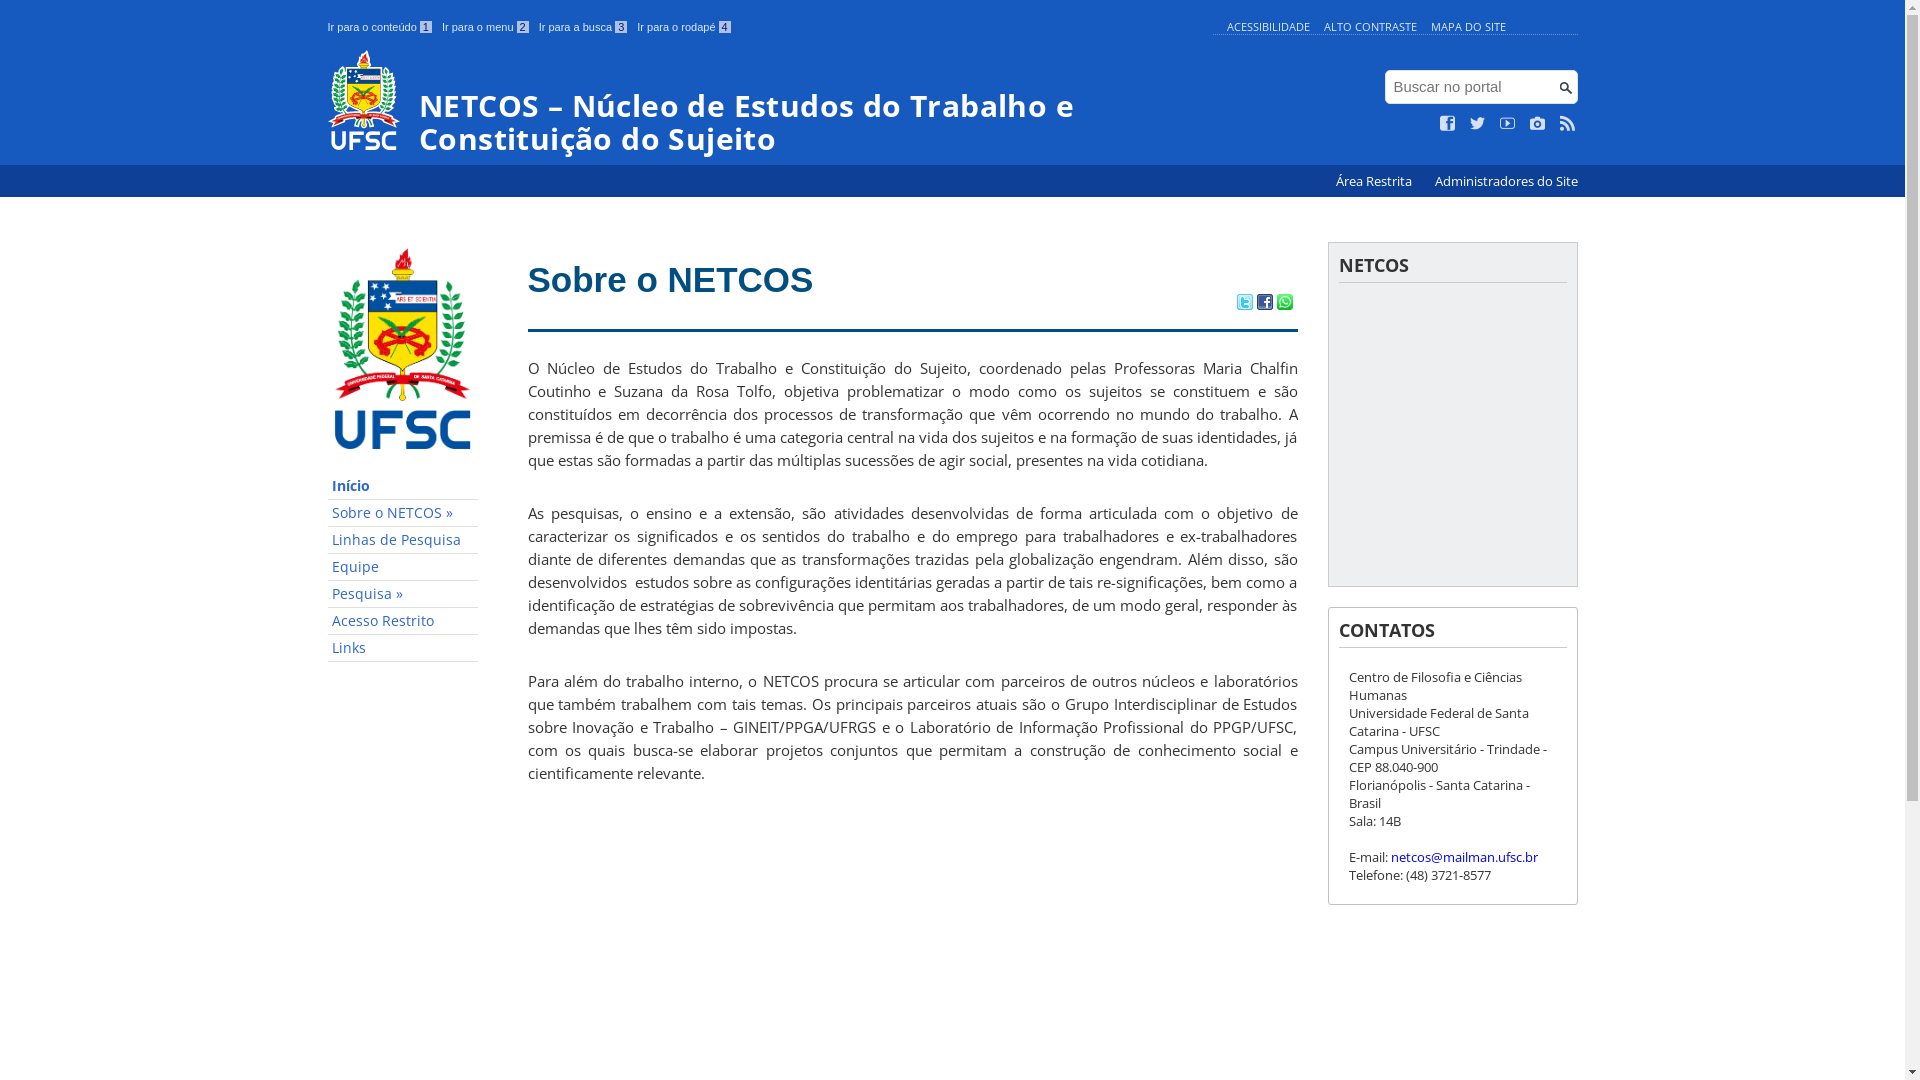  I want to click on 'Equipe', so click(402, 567).